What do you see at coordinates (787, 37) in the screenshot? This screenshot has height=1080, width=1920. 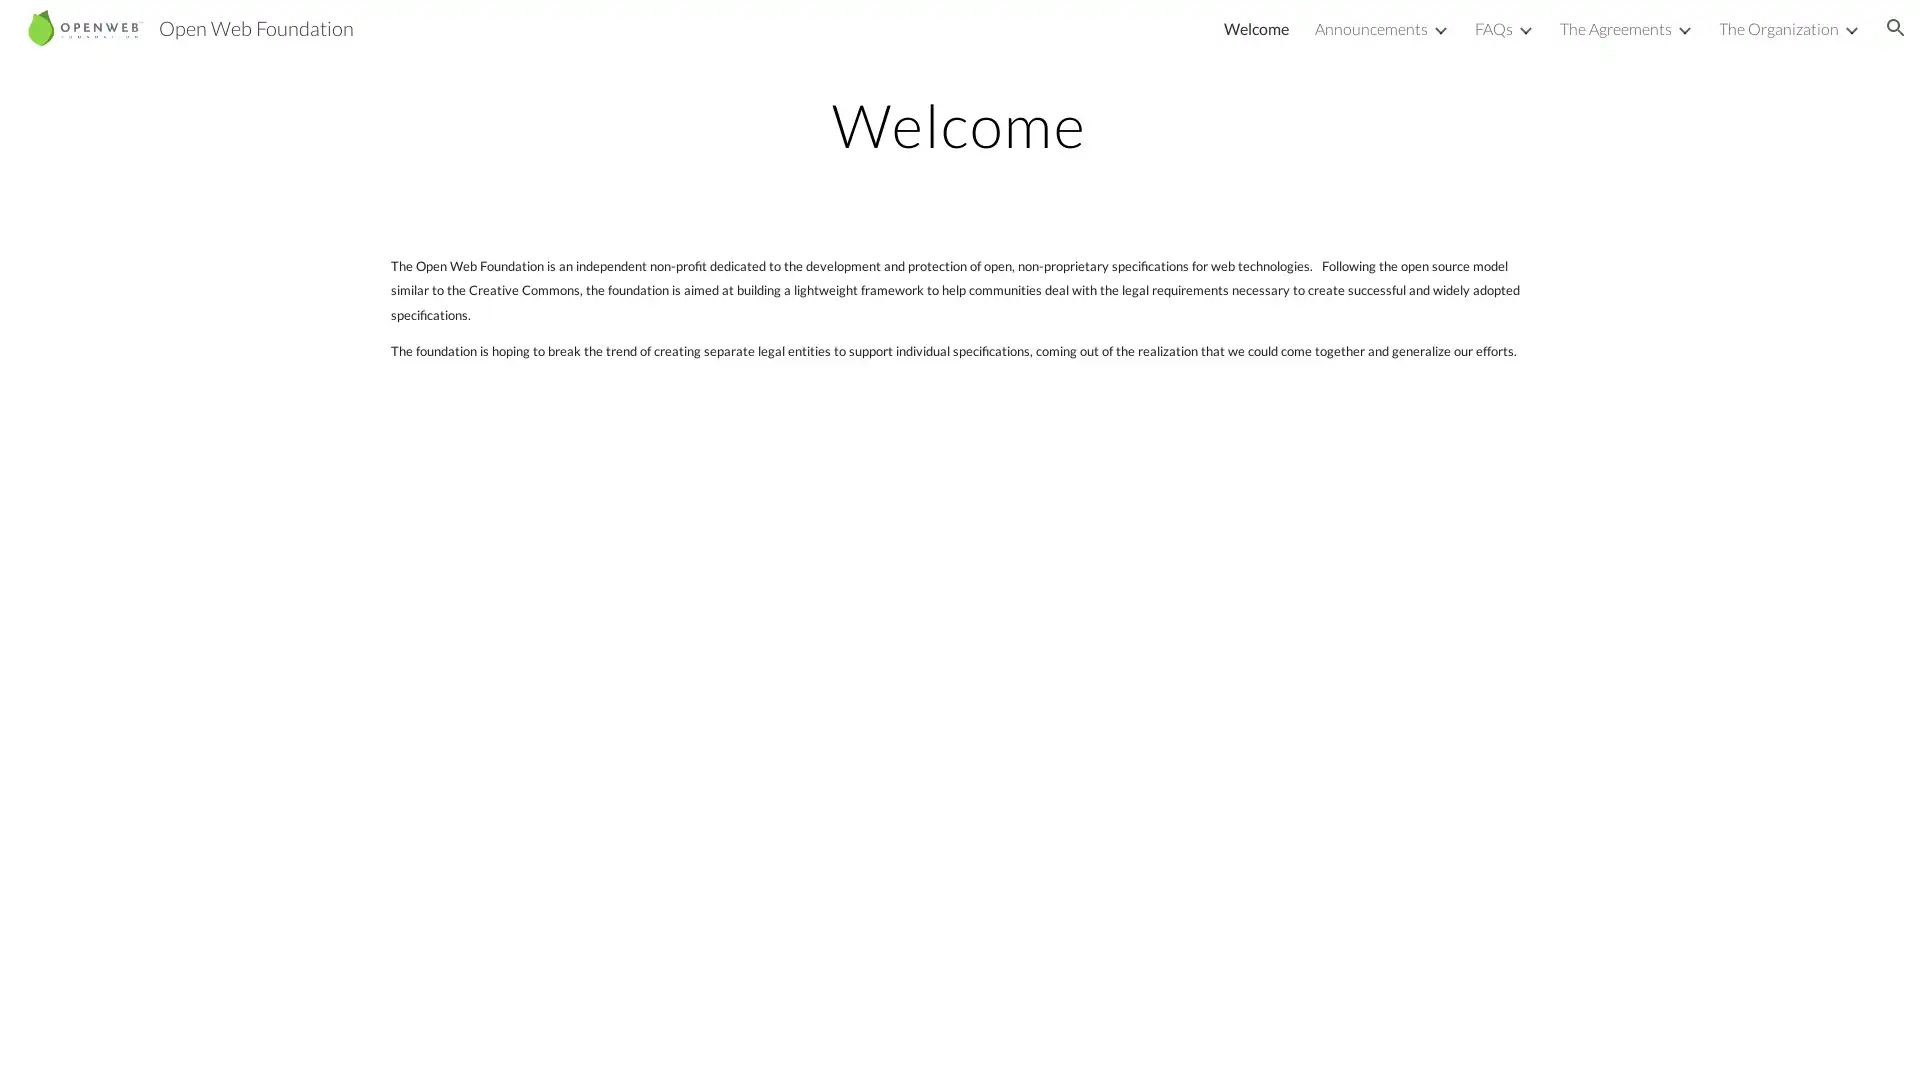 I see `Skip to main content` at bounding box center [787, 37].